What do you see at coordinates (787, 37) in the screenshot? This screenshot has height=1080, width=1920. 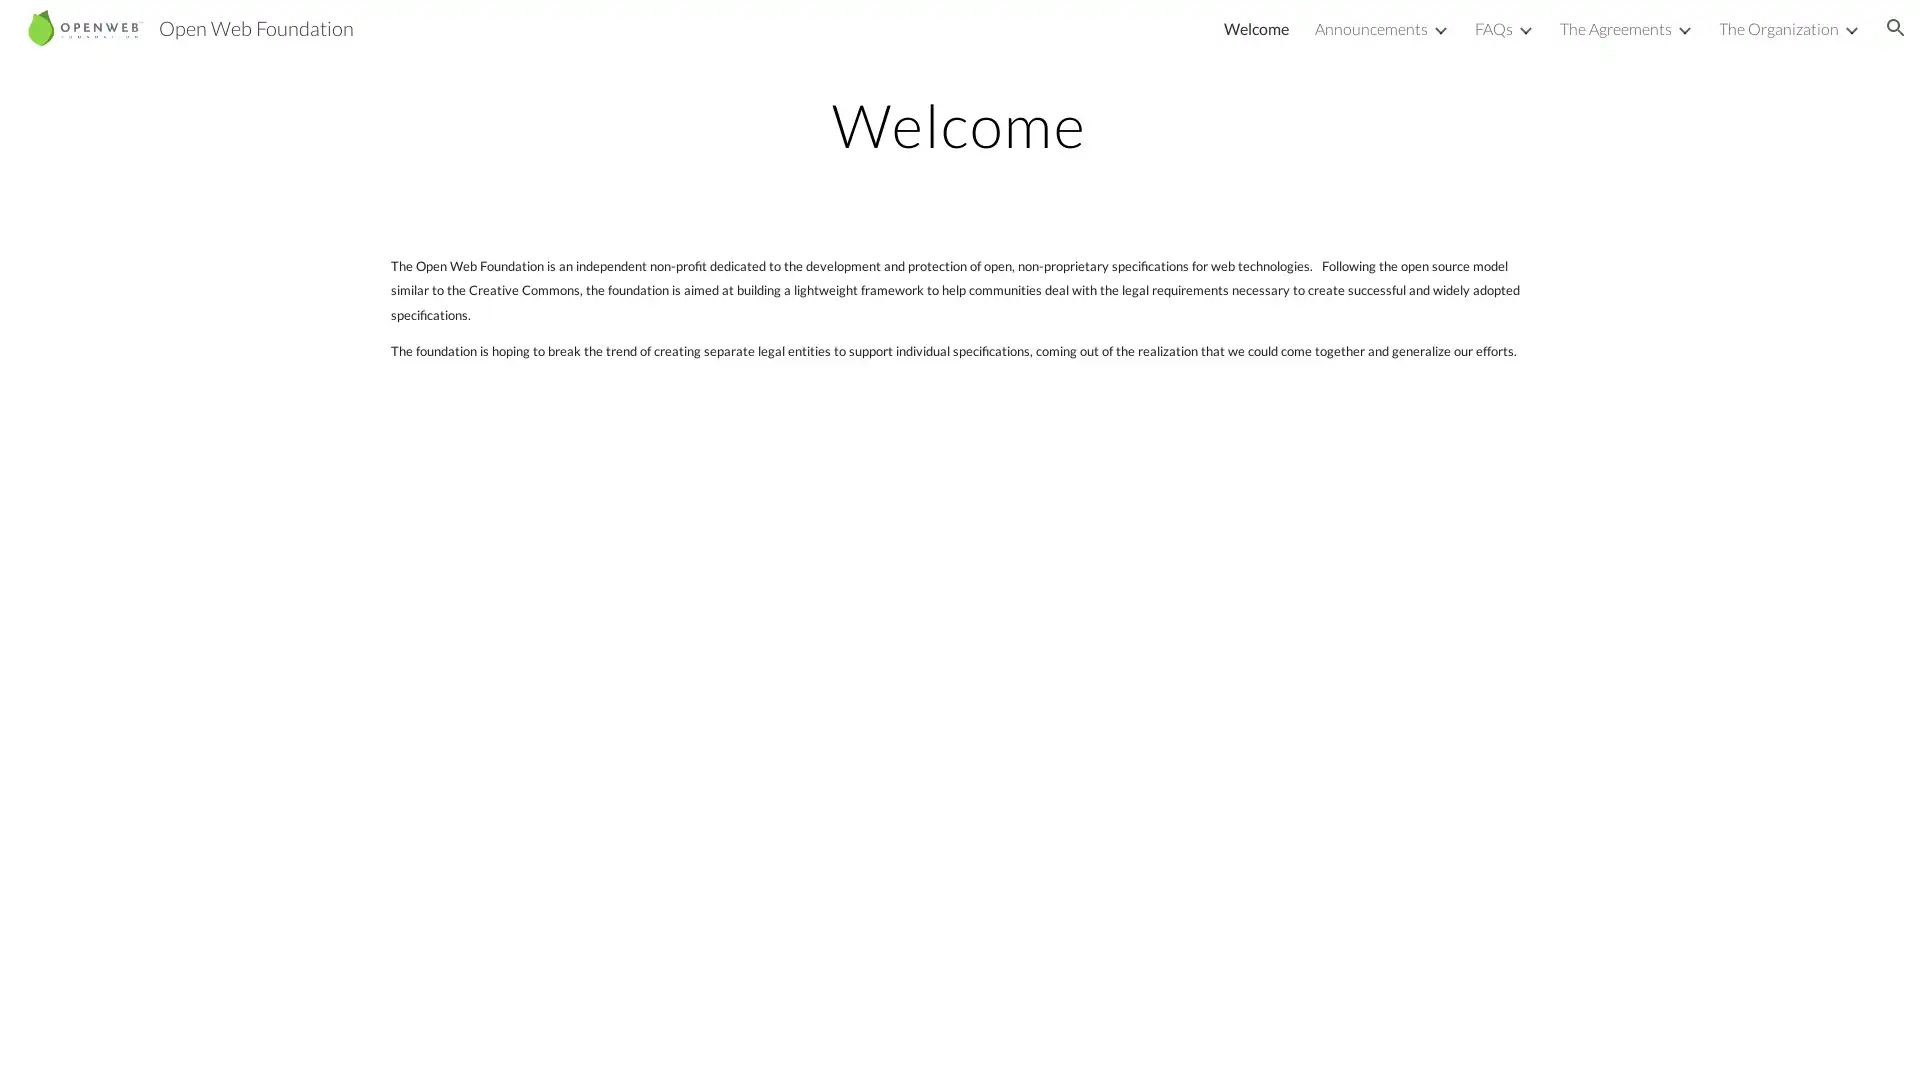 I see `Skip to main content` at bounding box center [787, 37].